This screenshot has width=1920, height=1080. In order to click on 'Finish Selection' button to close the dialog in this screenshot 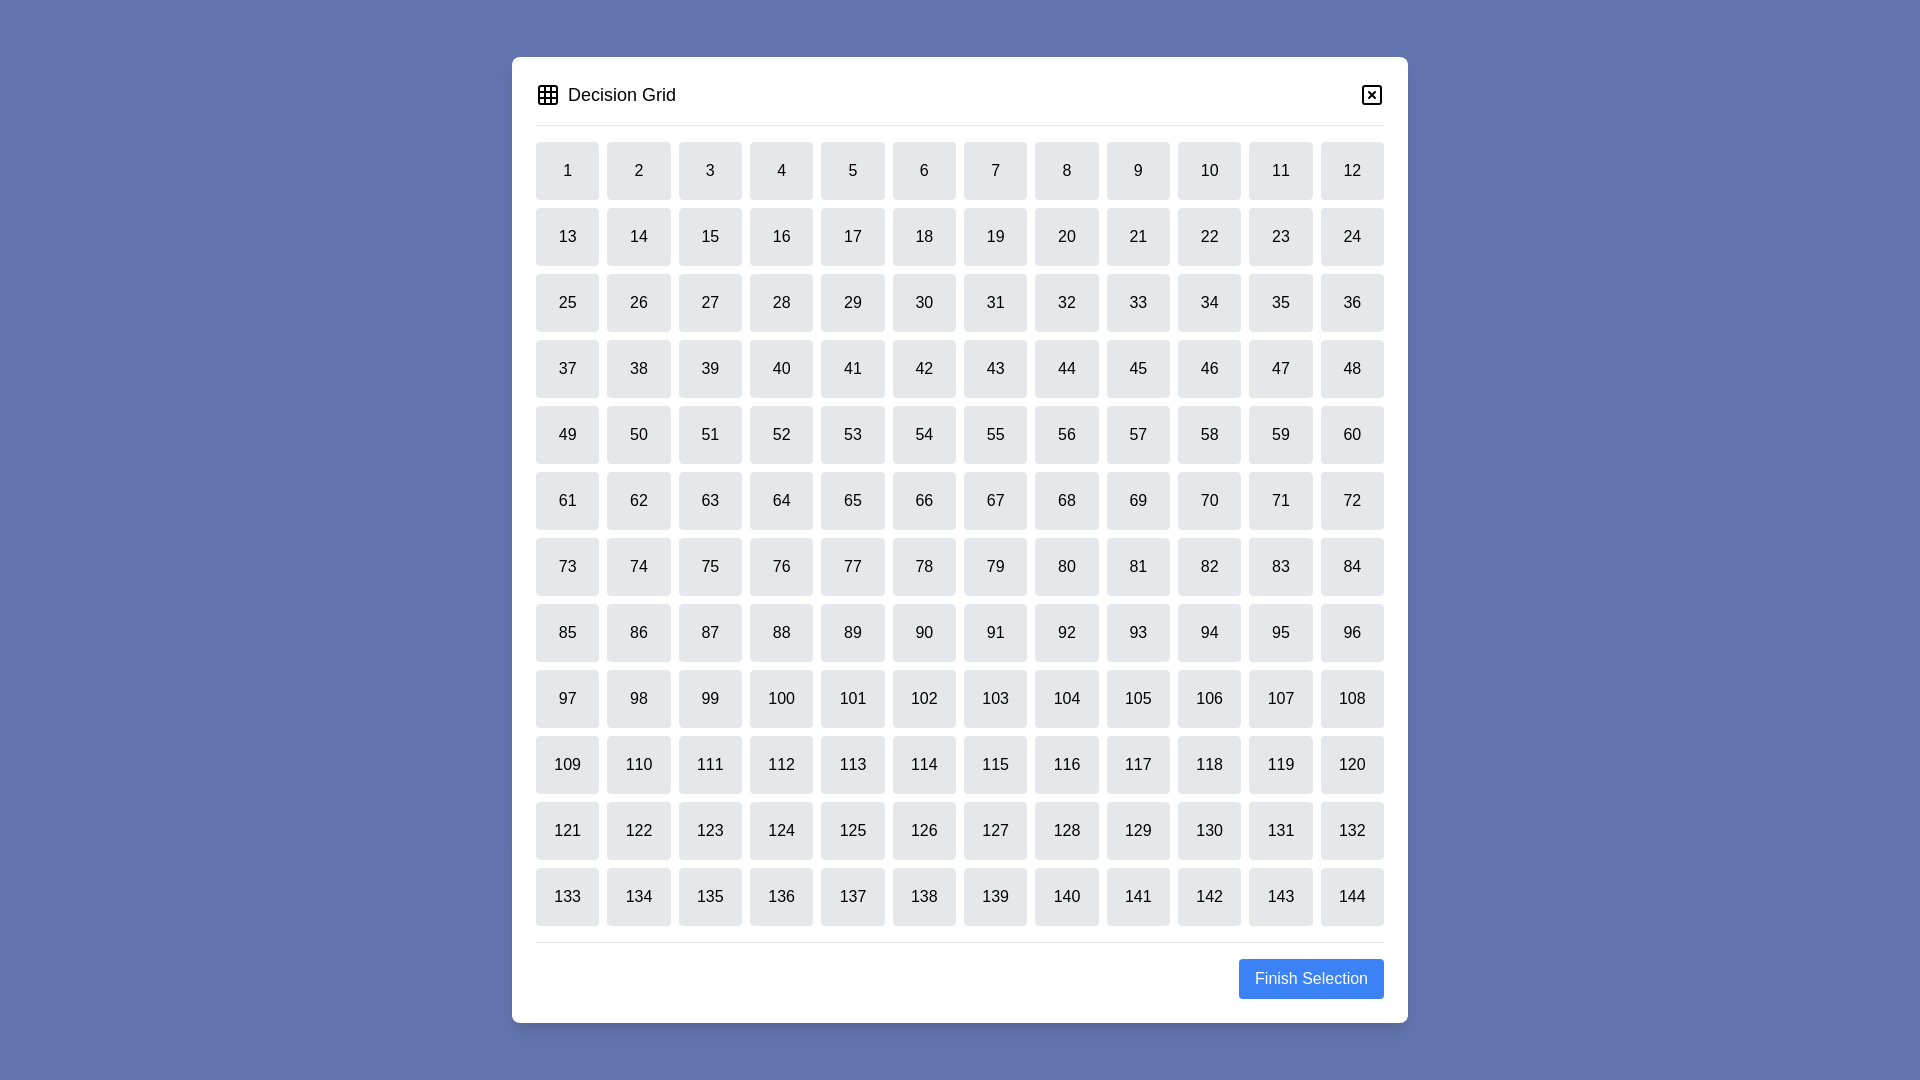, I will do `click(1310, 978)`.